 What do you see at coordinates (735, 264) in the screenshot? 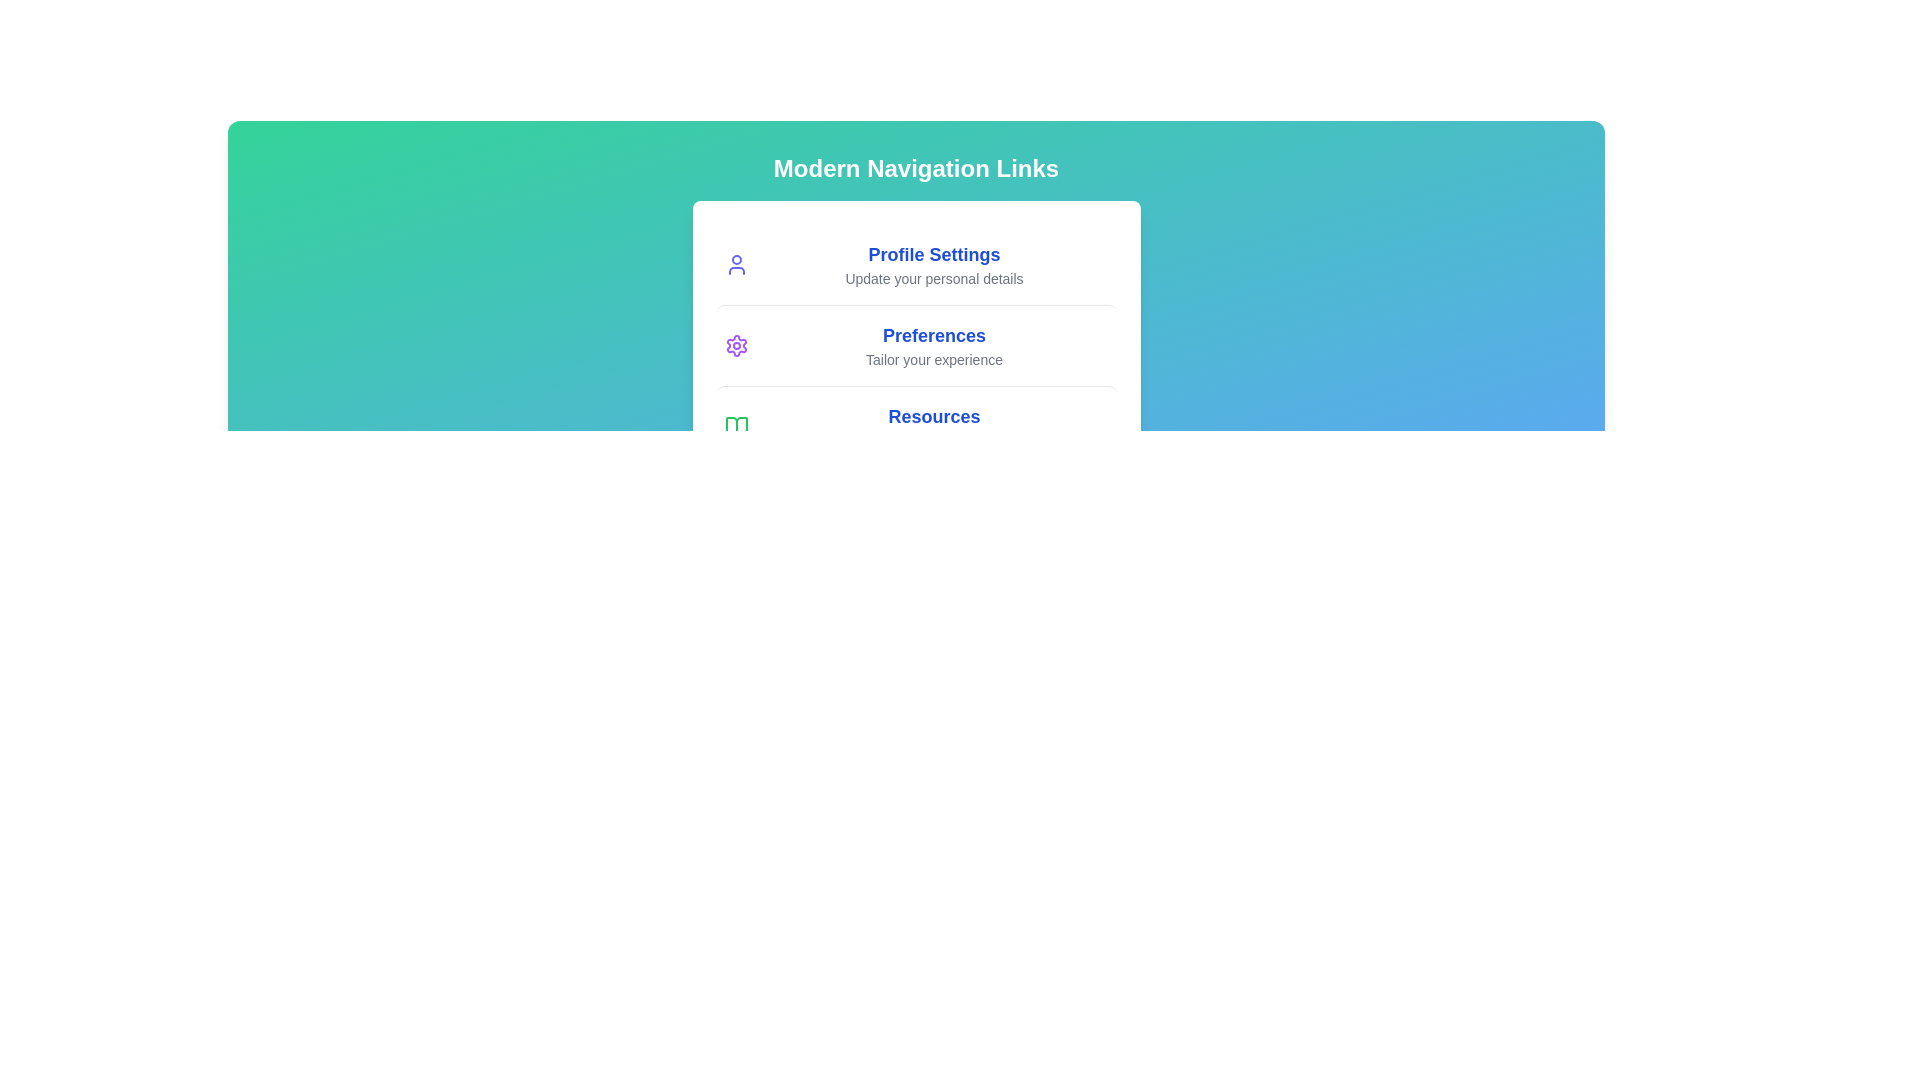
I see `the user icon, which is a simplistic outline of a head and shoulders in deep blue color, located to the left of the text 'Profile Settings' in the first item of the vertical navigation list` at bounding box center [735, 264].